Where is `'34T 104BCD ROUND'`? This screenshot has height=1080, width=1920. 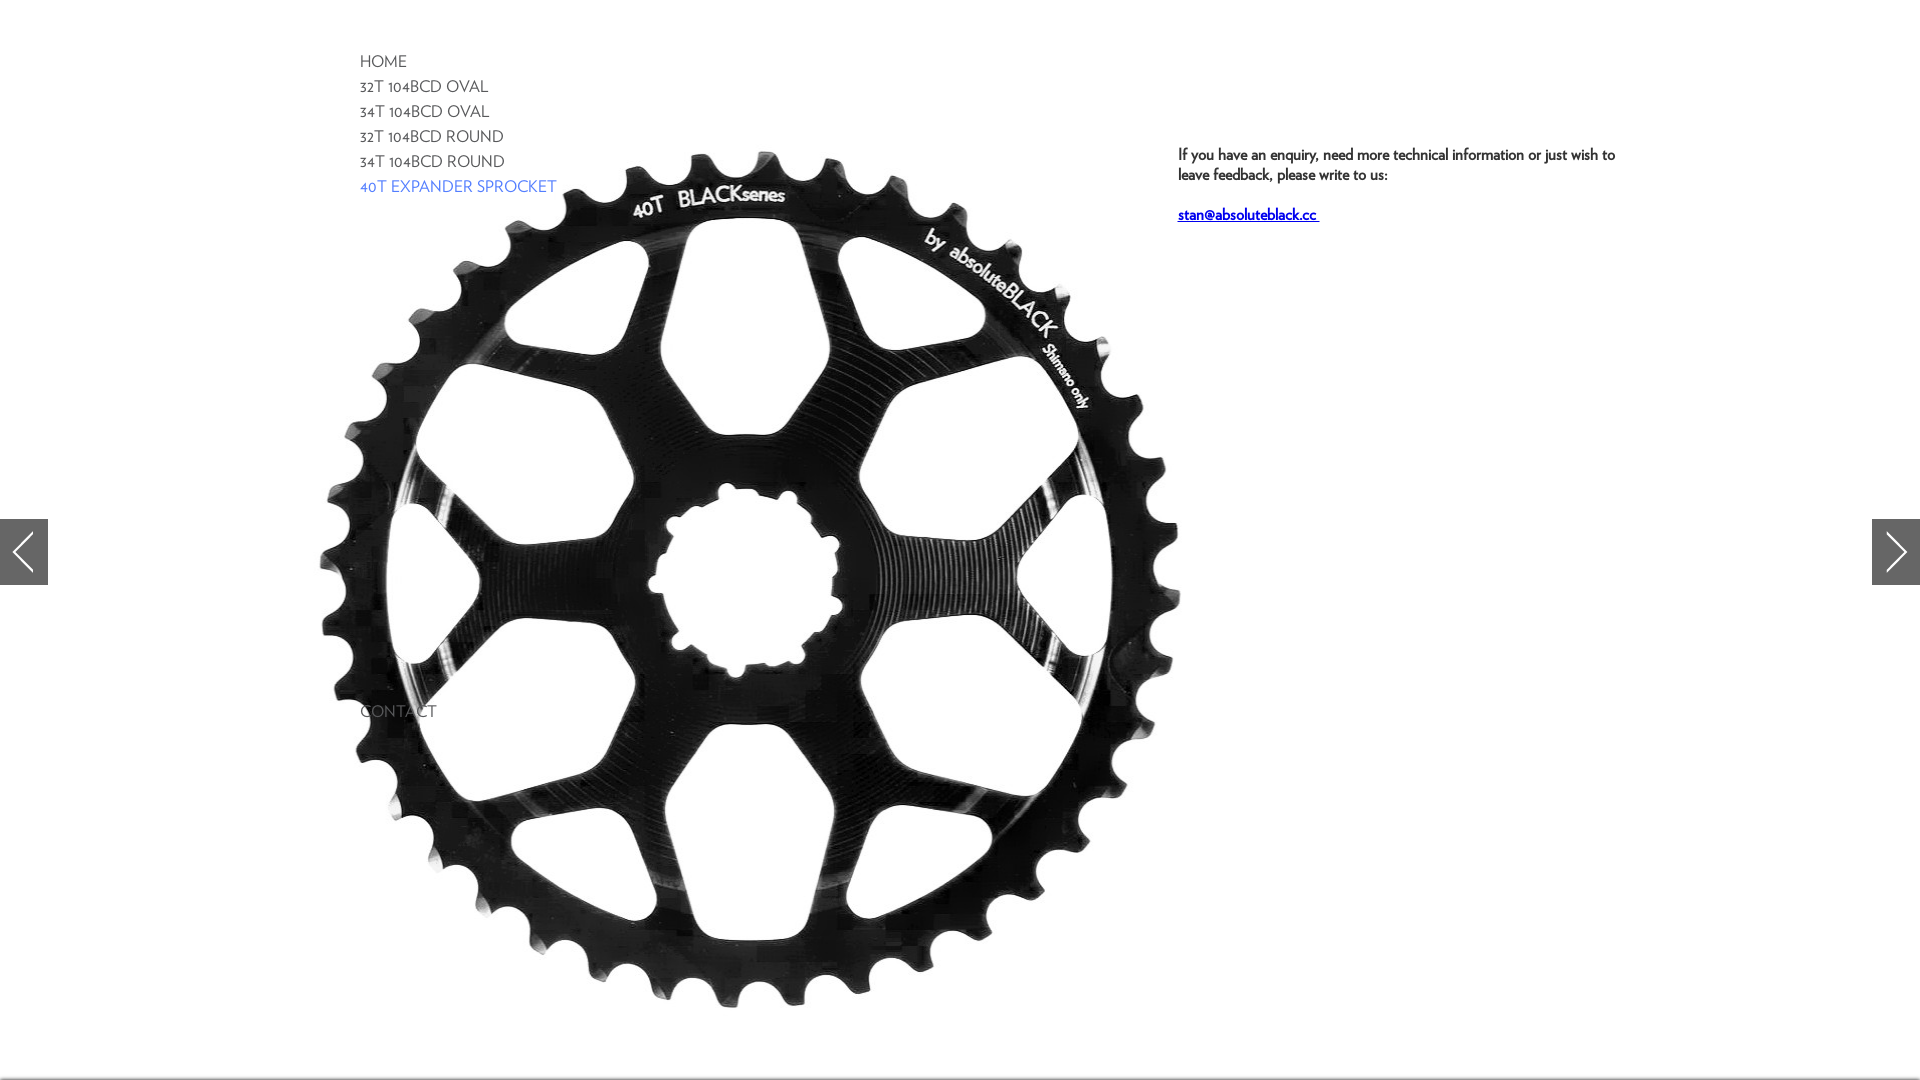
'34T 104BCD ROUND' is located at coordinates (431, 161).